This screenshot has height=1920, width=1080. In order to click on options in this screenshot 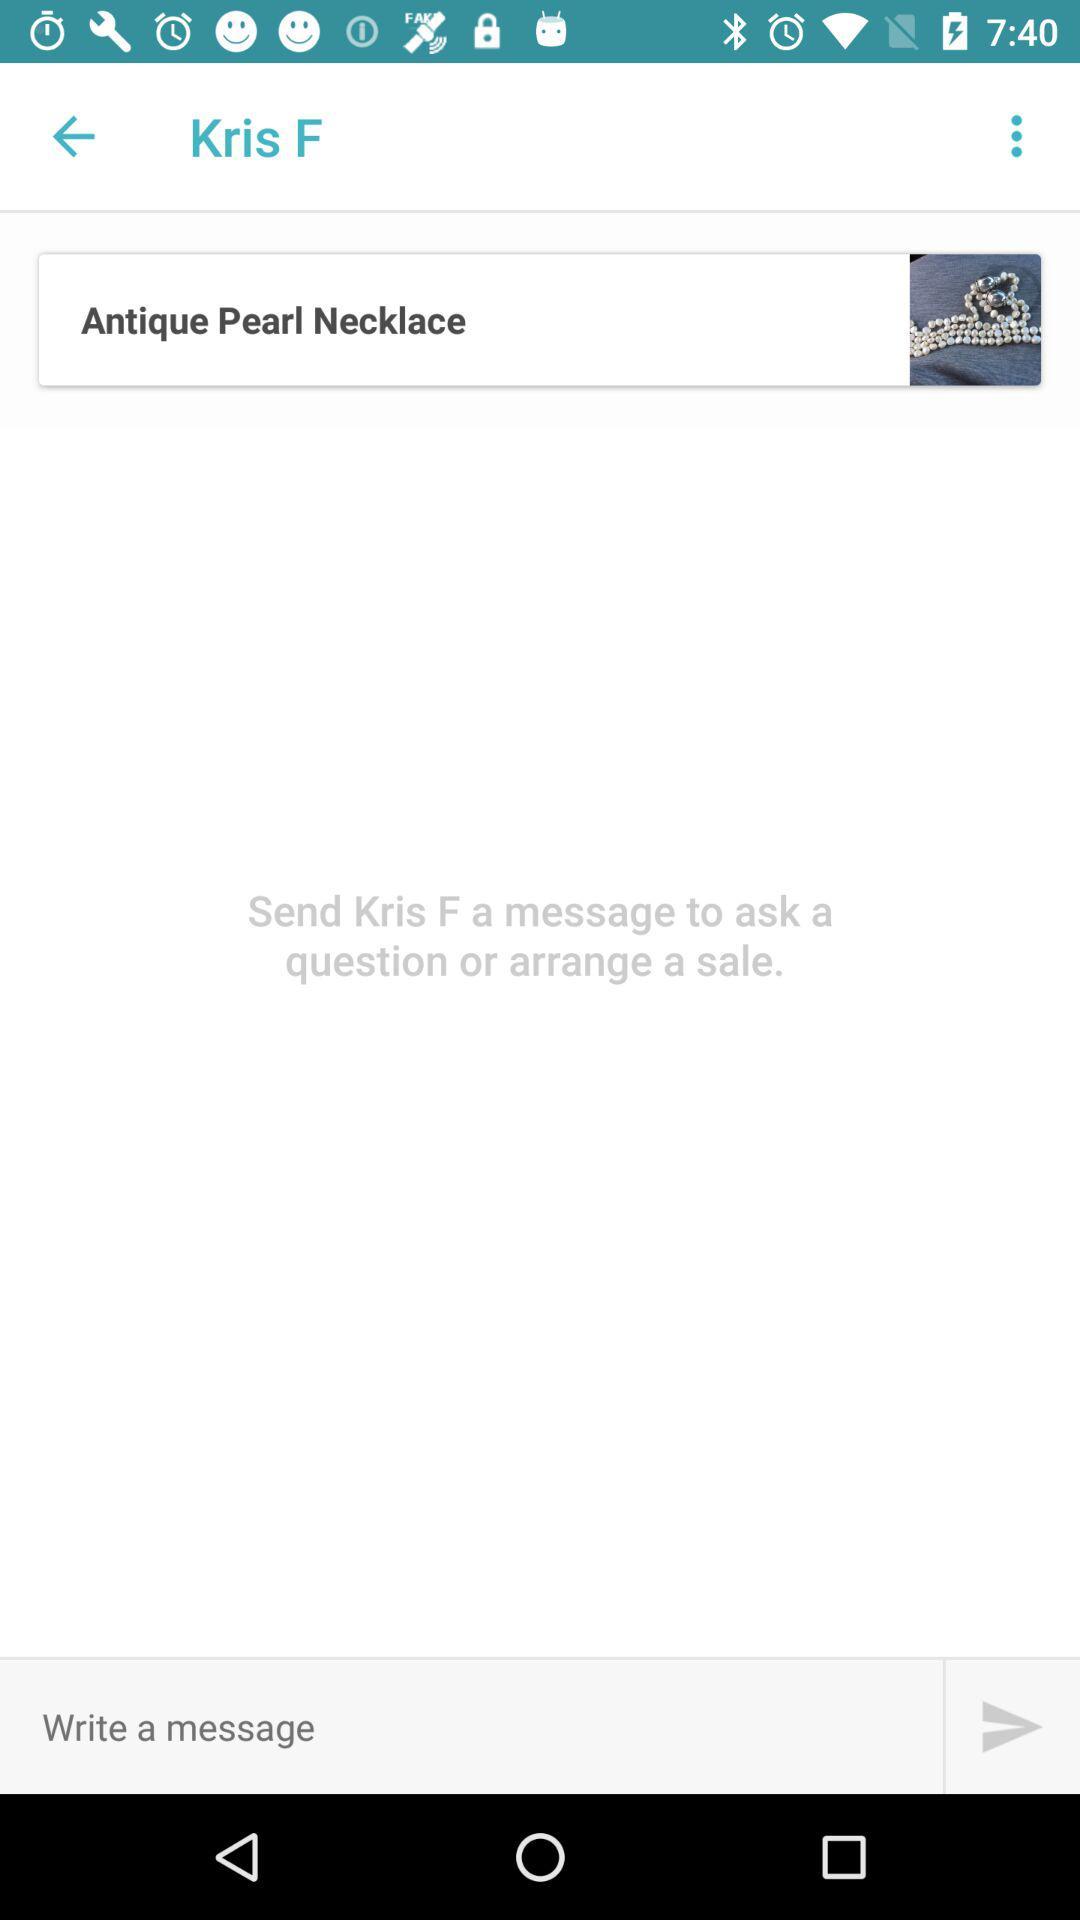, I will do `click(1017, 135)`.